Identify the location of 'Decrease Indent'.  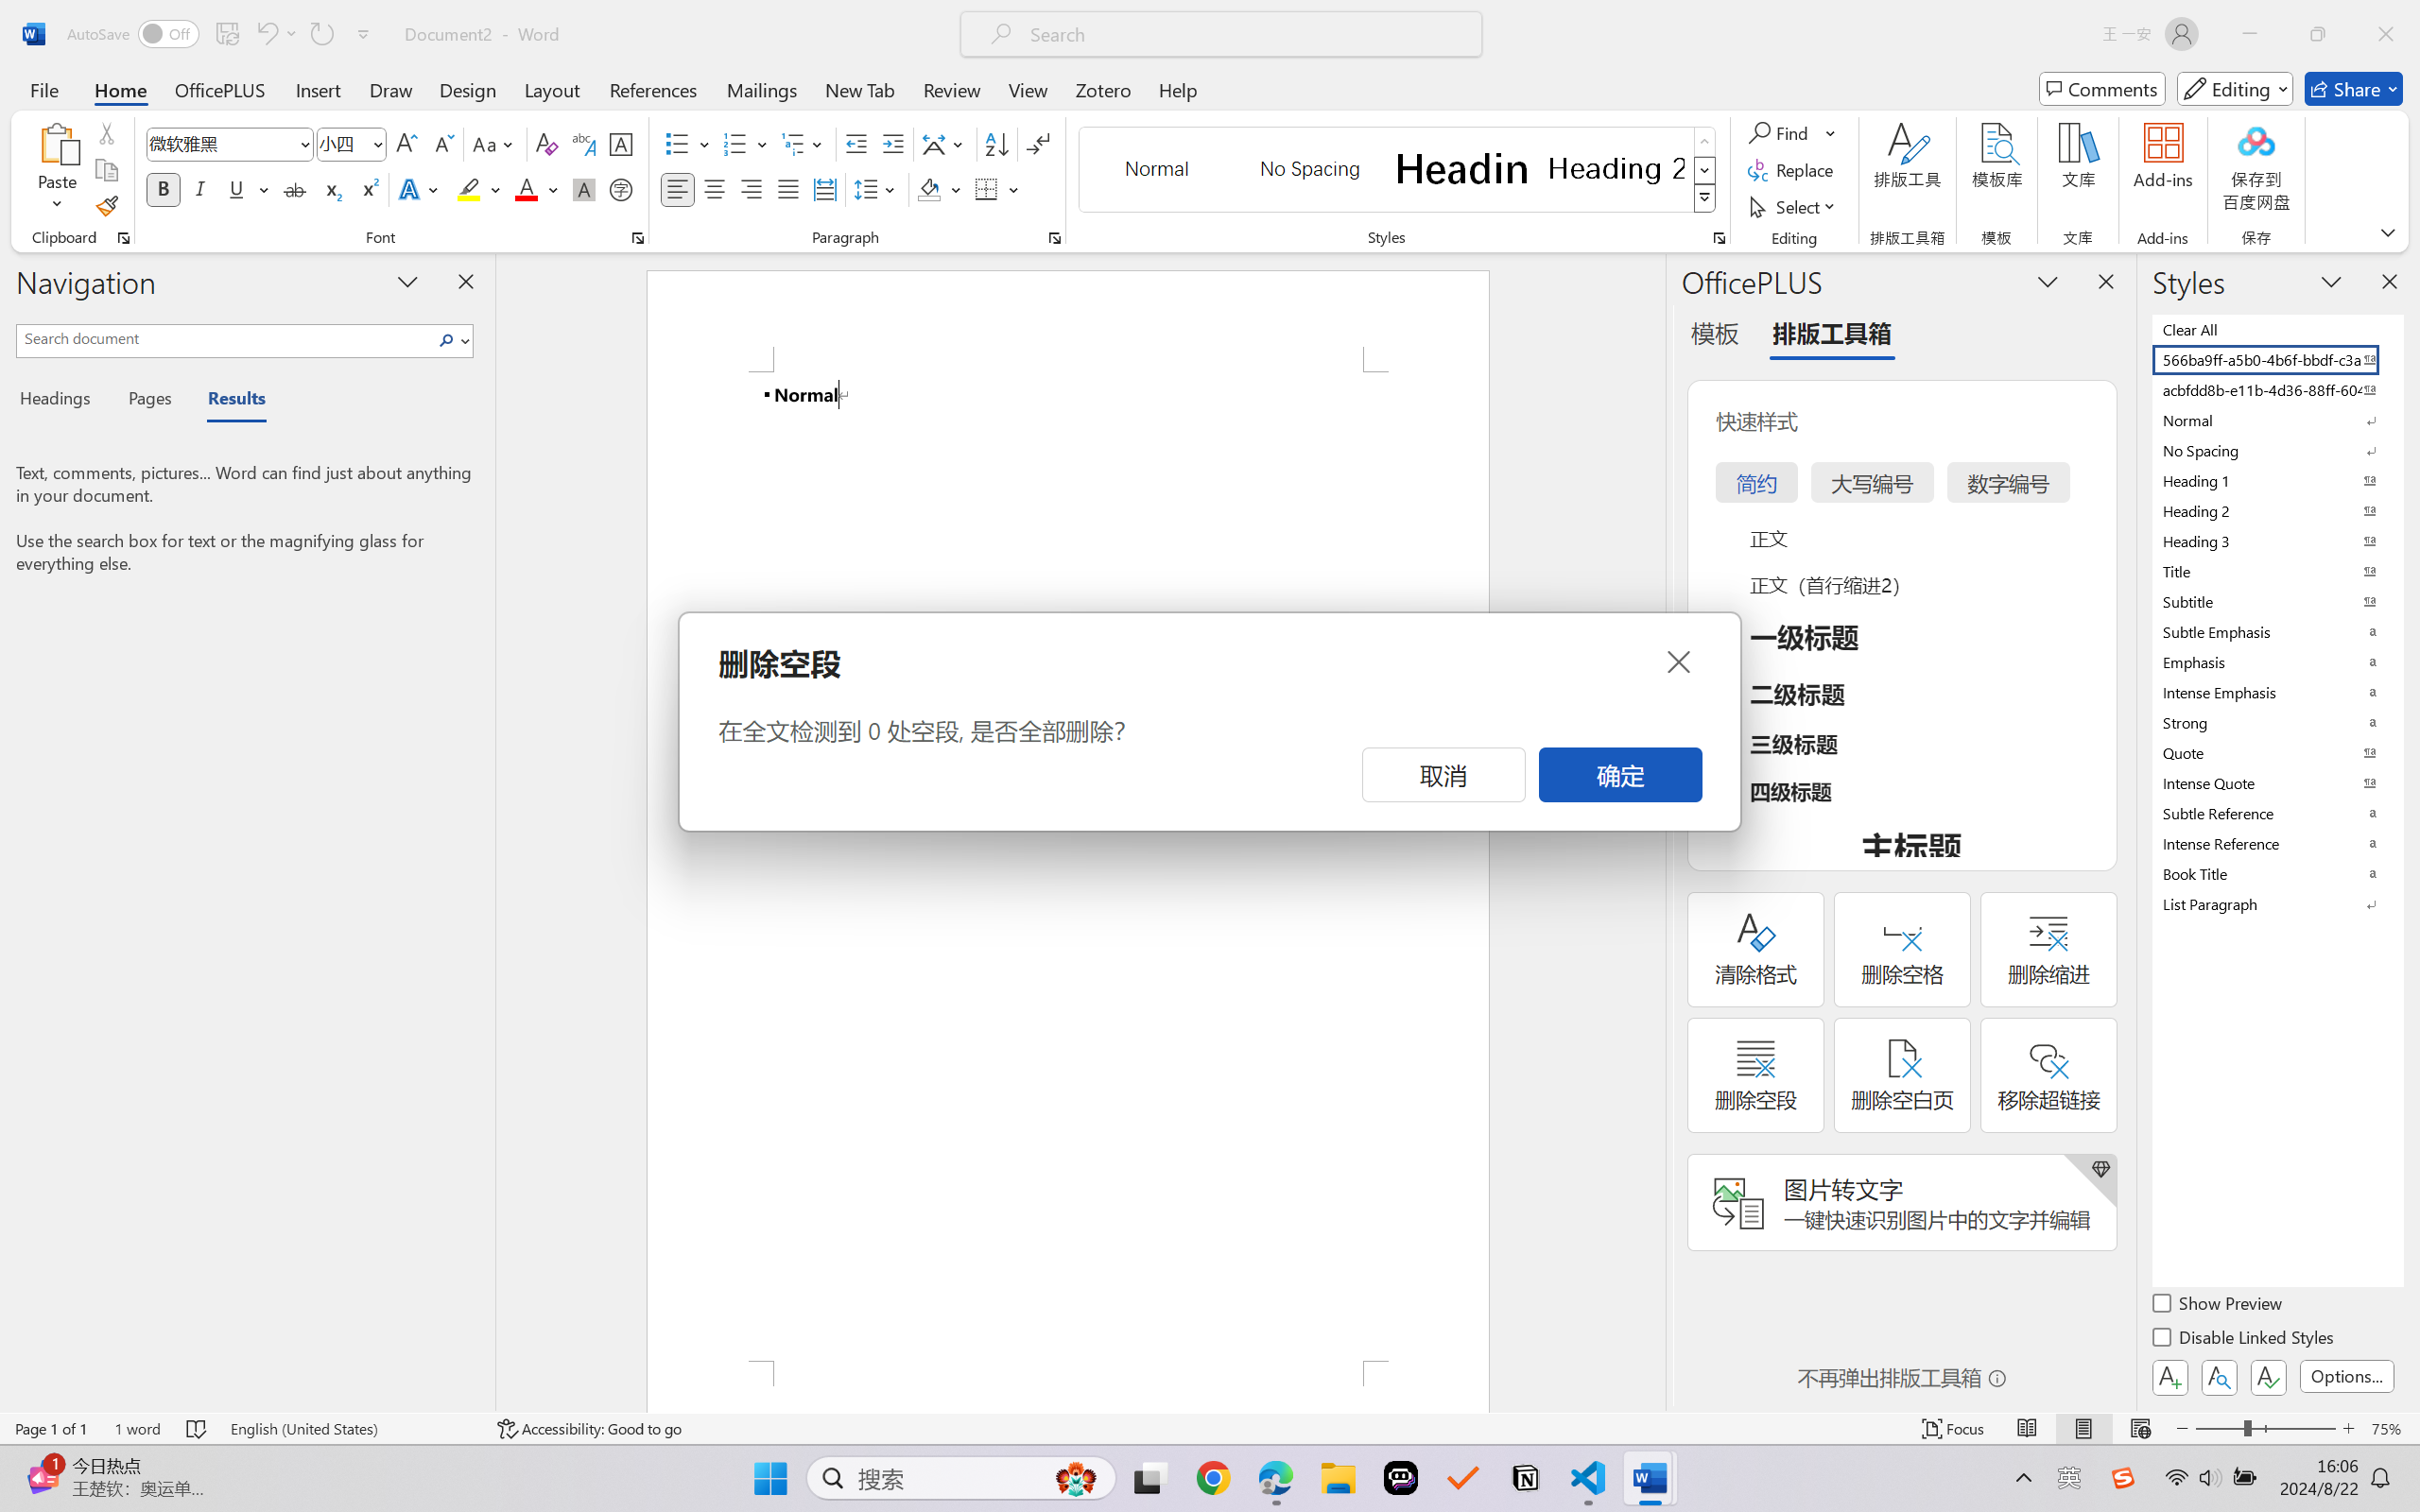
(856, 144).